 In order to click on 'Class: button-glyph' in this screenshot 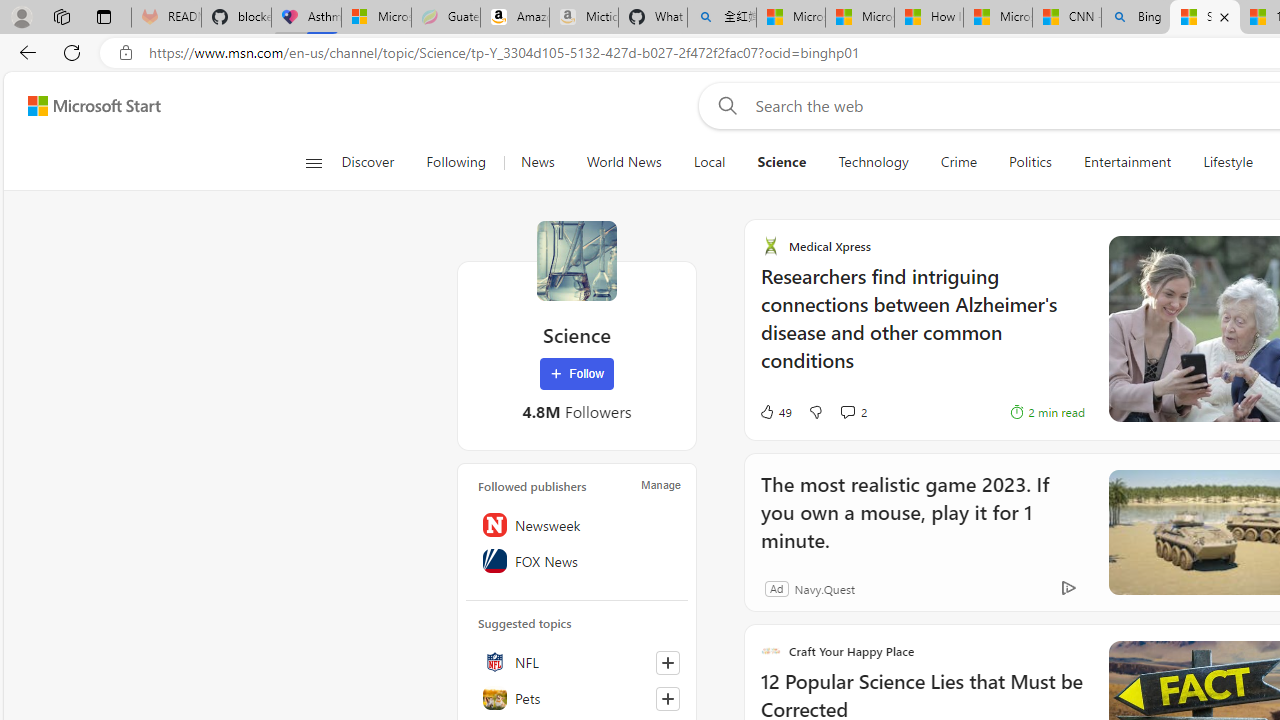, I will do `click(312, 162)`.